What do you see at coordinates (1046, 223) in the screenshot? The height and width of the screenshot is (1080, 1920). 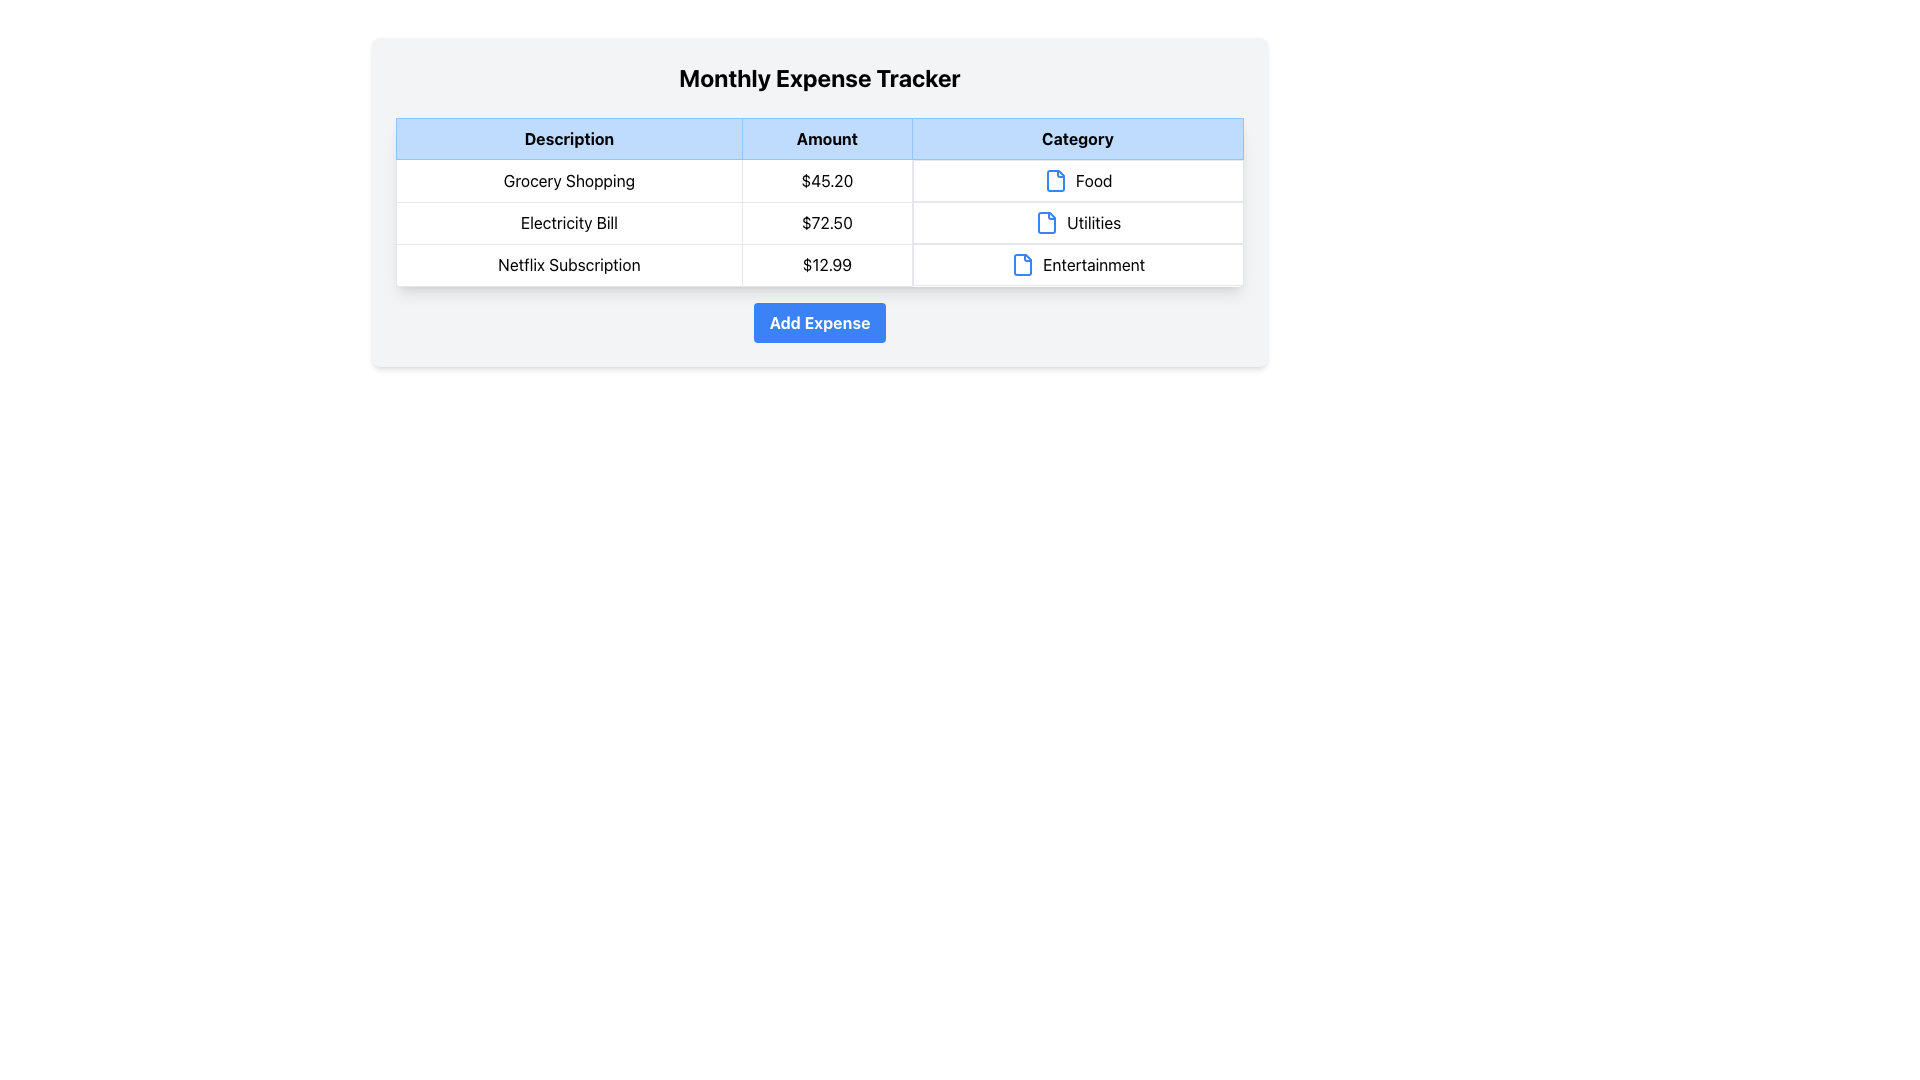 I see `the SVG icon representing a document with rounded corners in the third row of the 'Category' column next to the 'Utilities' label` at bounding box center [1046, 223].